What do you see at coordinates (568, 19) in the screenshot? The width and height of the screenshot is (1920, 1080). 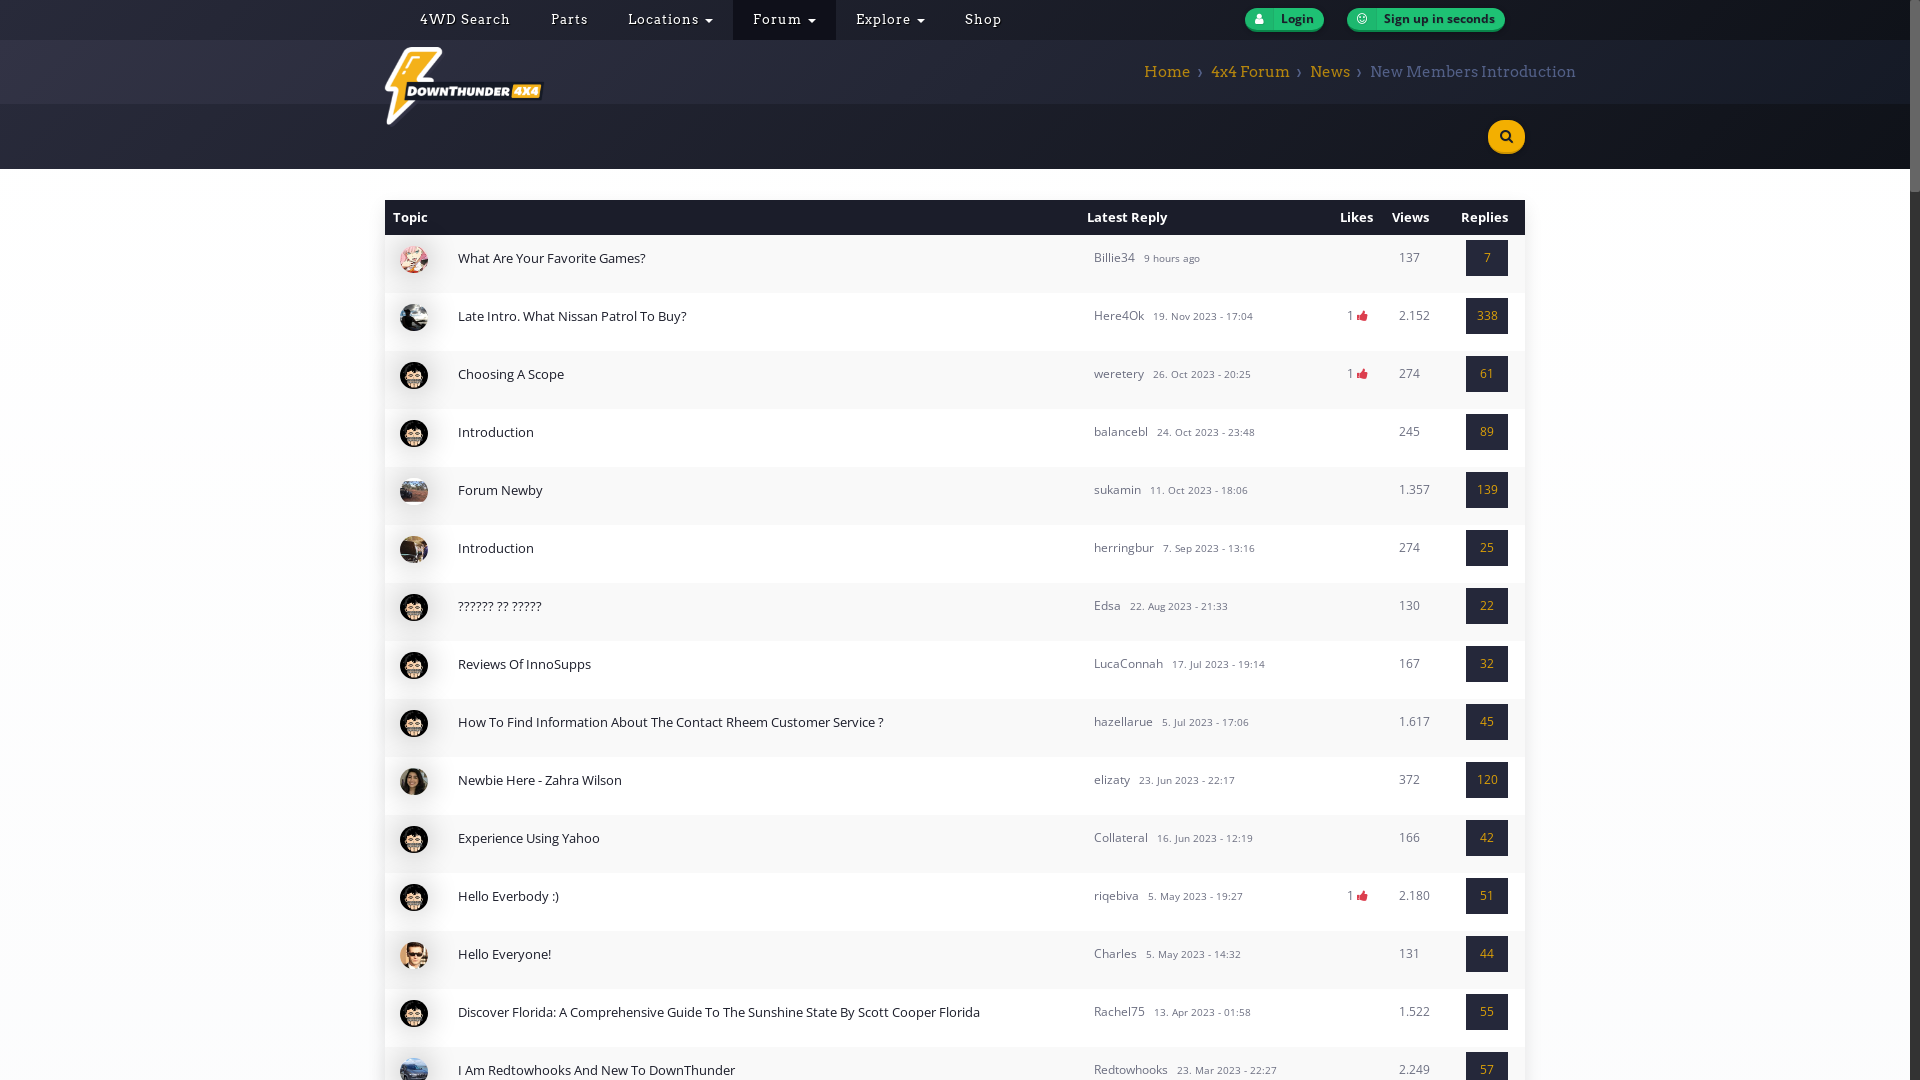 I see `'Parts'` at bounding box center [568, 19].